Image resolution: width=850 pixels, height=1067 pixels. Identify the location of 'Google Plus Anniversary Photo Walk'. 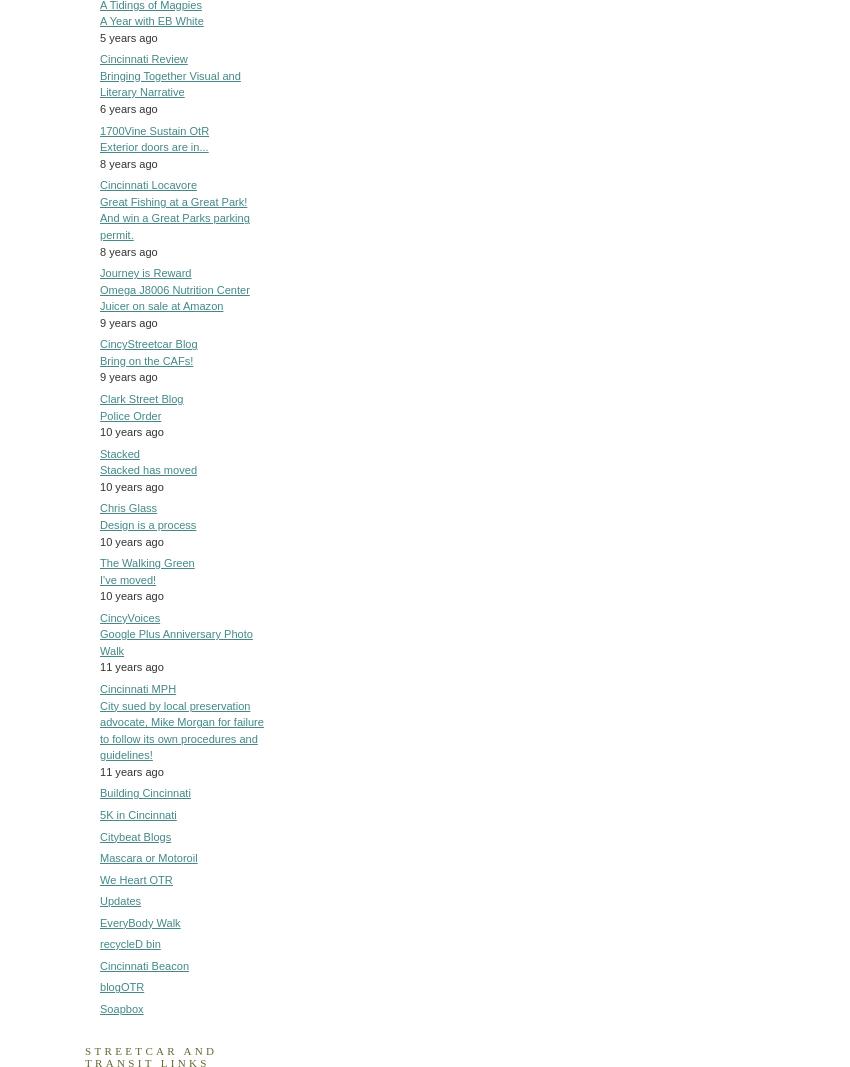
(175, 642).